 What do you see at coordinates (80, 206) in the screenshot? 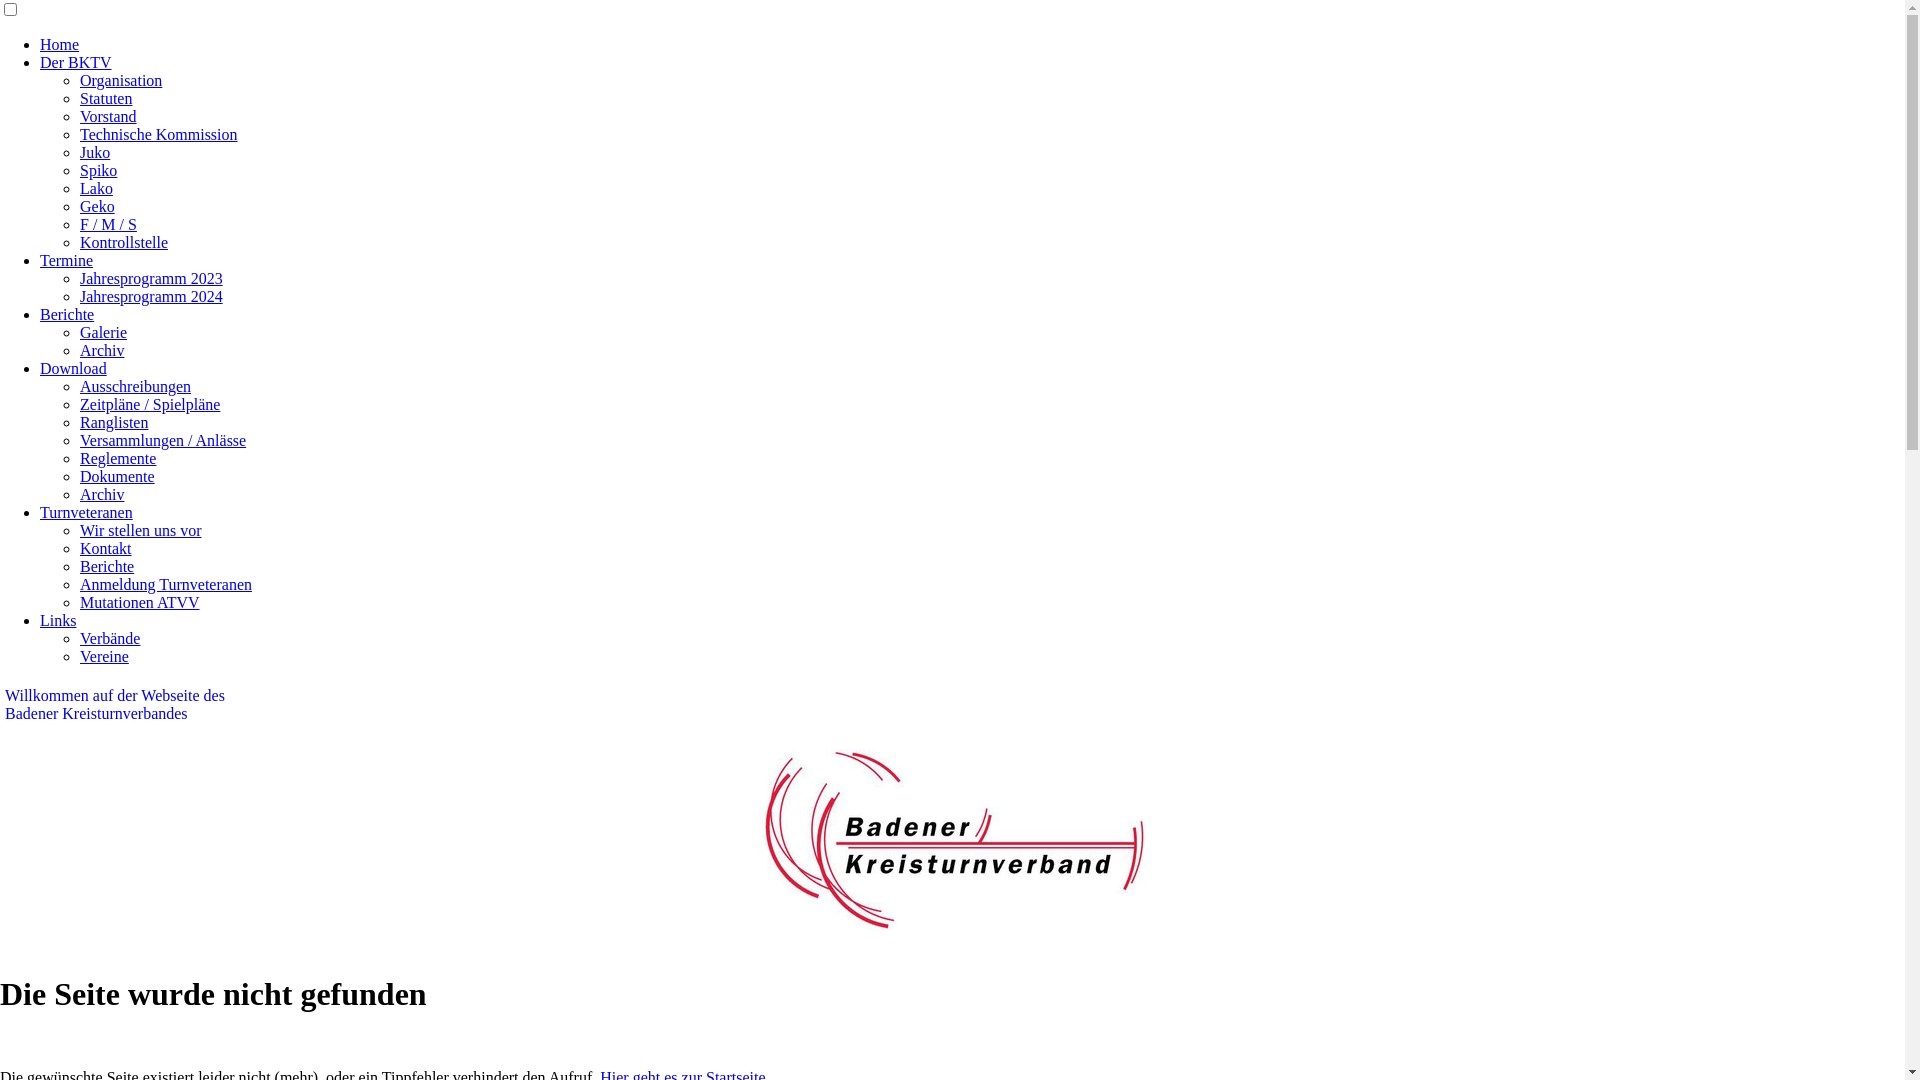
I see `'Geko'` at bounding box center [80, 206].